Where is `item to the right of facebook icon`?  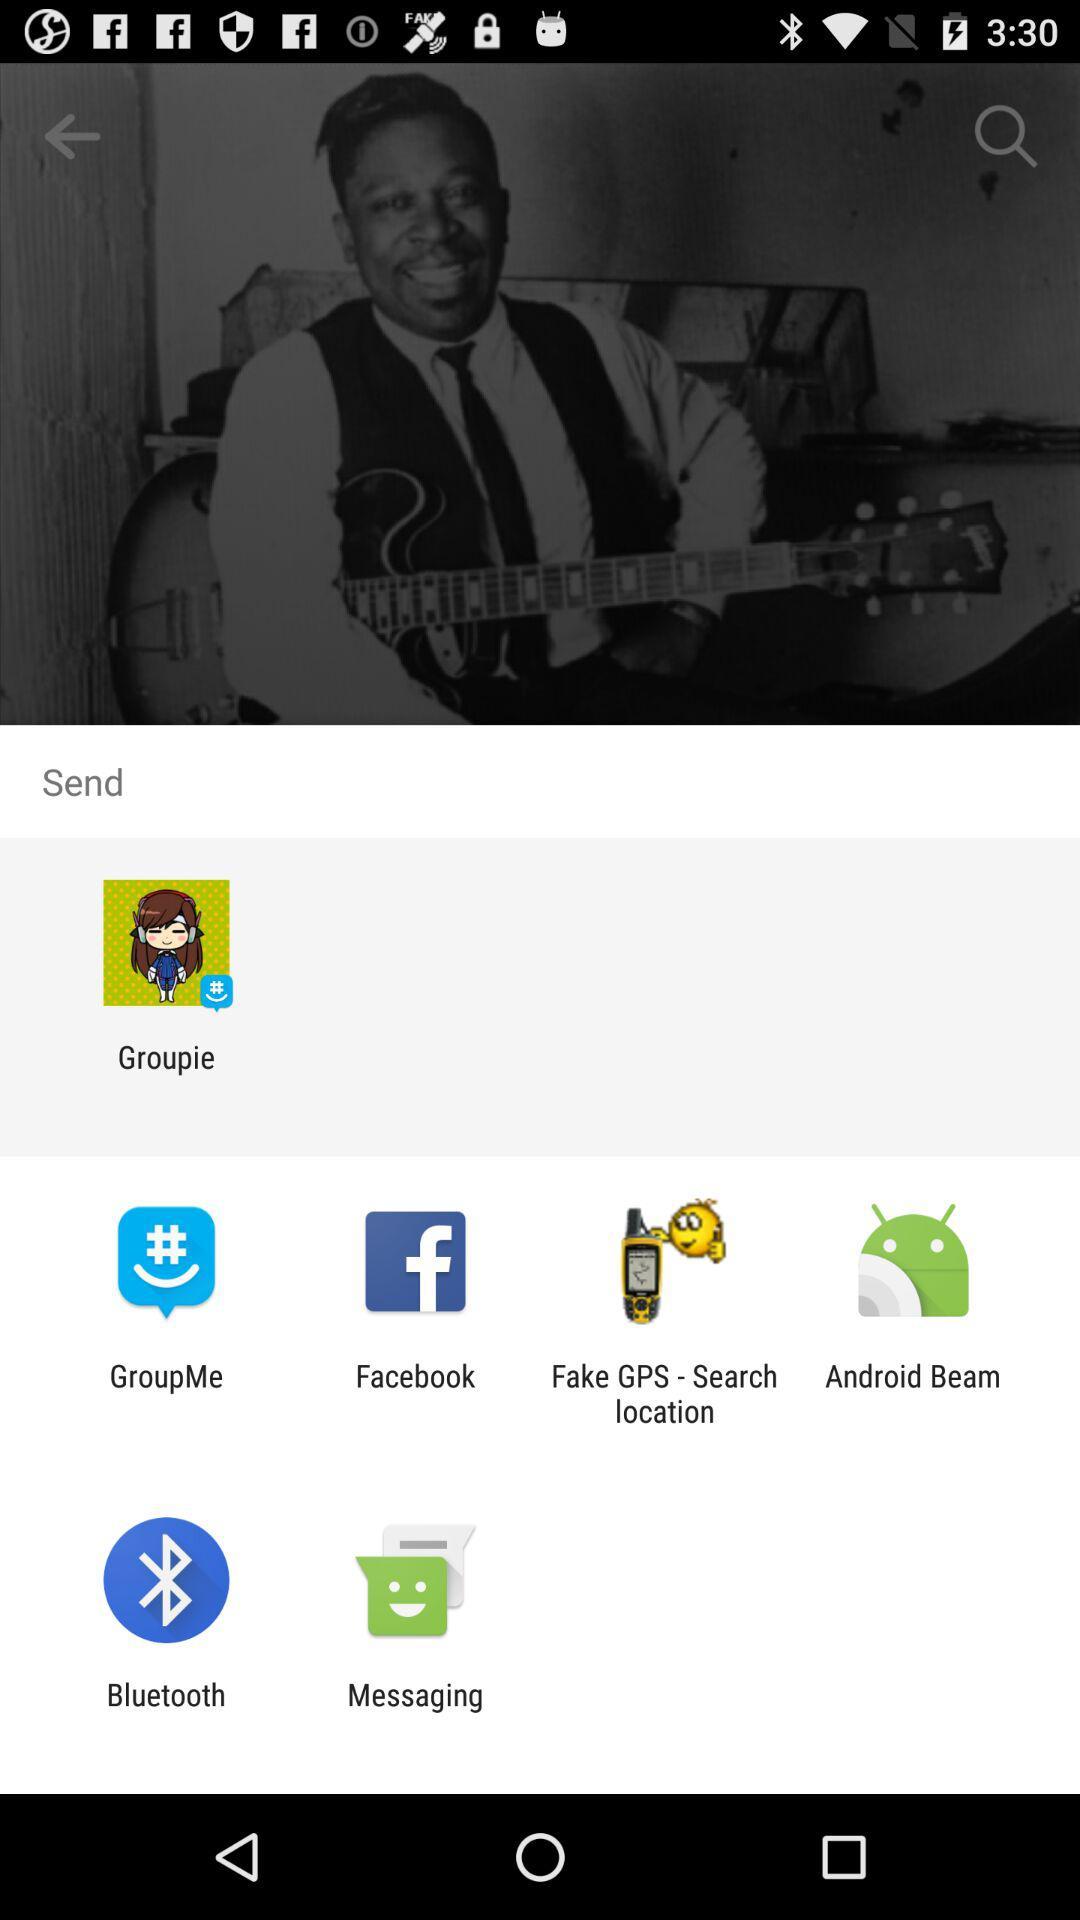 item to the right of facebook icon is located at coordinates (664, 1392).